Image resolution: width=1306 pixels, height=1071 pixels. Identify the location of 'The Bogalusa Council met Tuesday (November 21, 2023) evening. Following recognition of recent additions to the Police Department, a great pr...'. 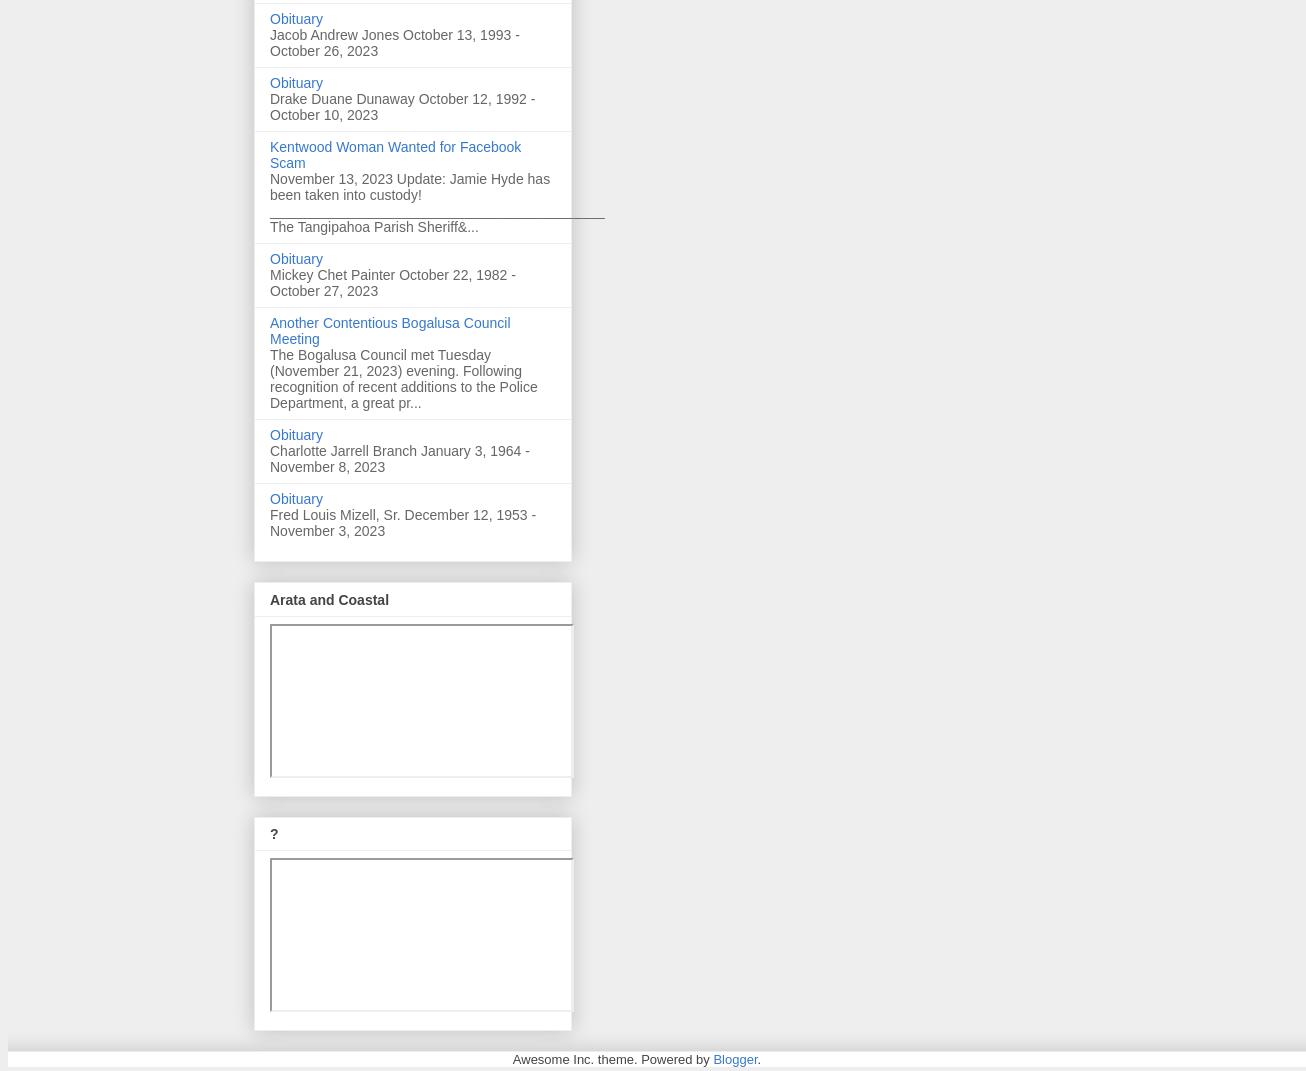
(403, 378).